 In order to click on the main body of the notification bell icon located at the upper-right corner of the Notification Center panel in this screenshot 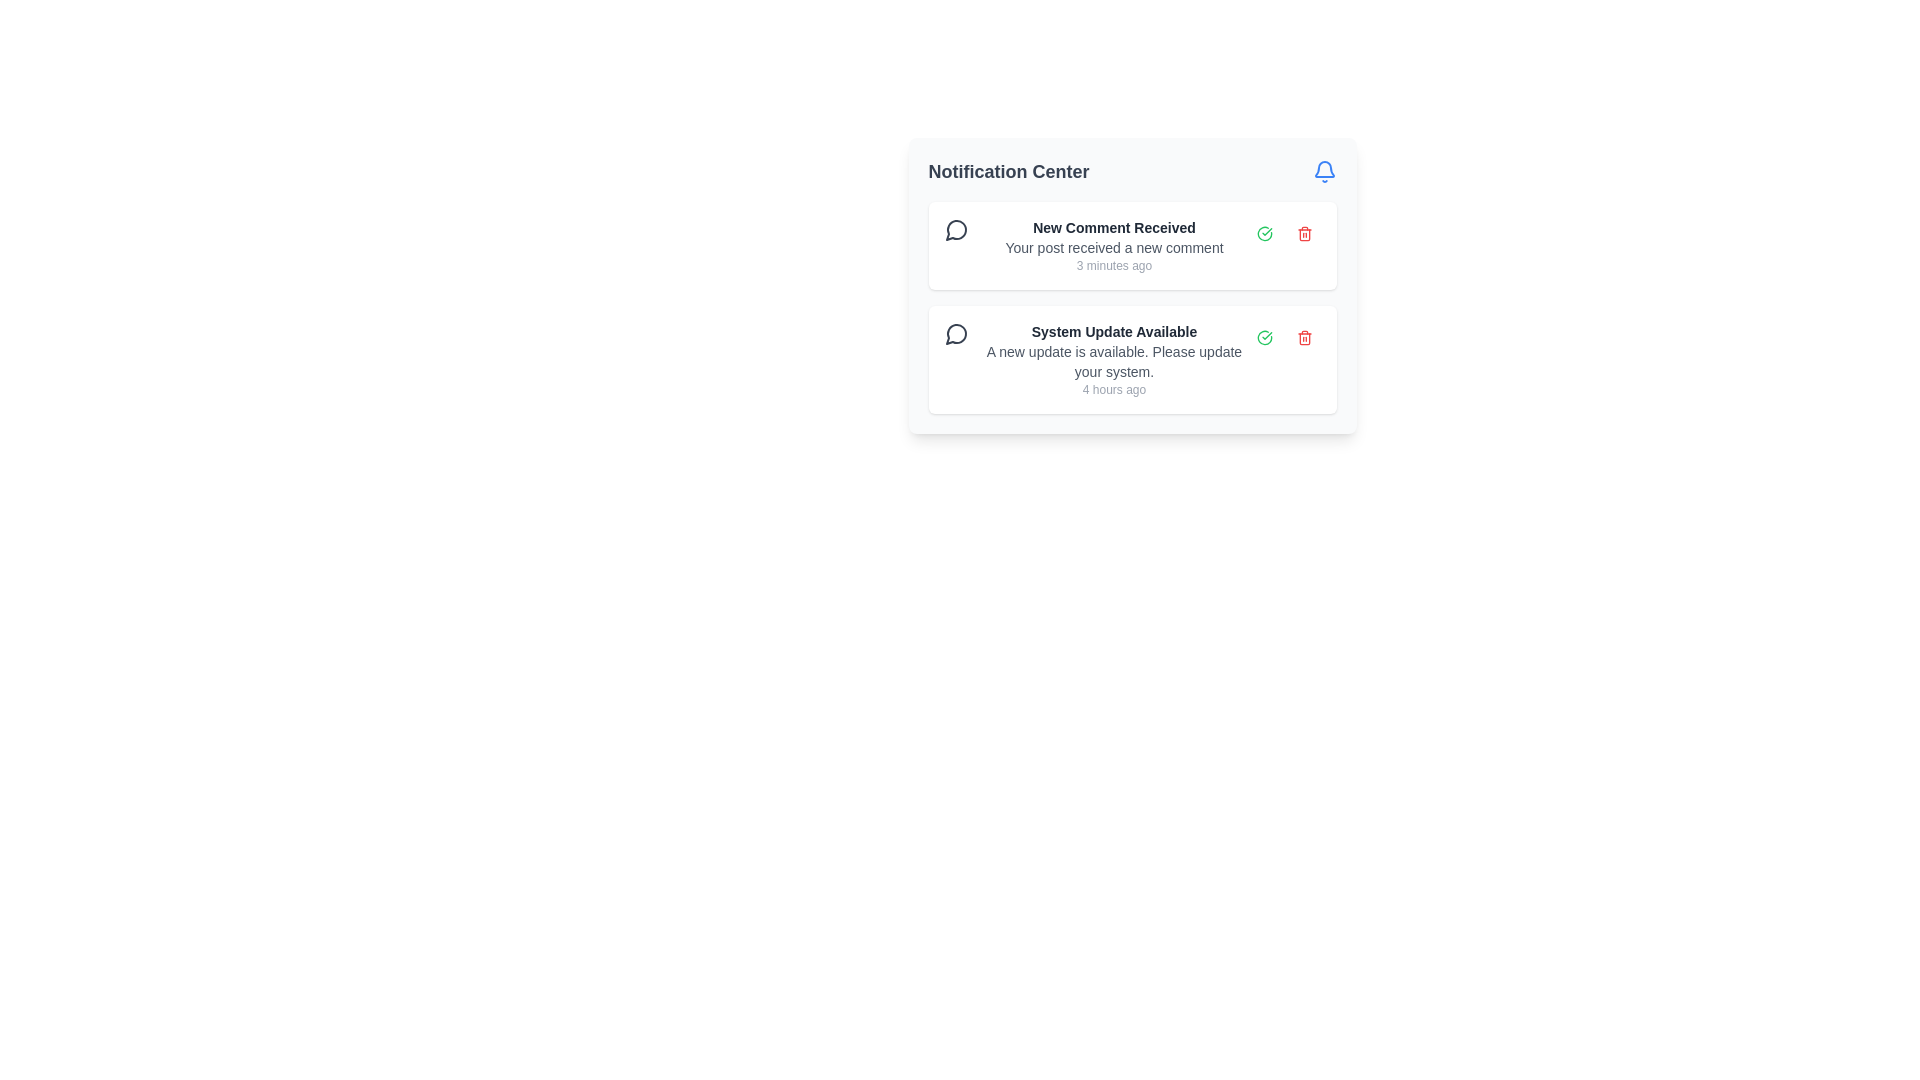, I will do `click(1324, 168)`.